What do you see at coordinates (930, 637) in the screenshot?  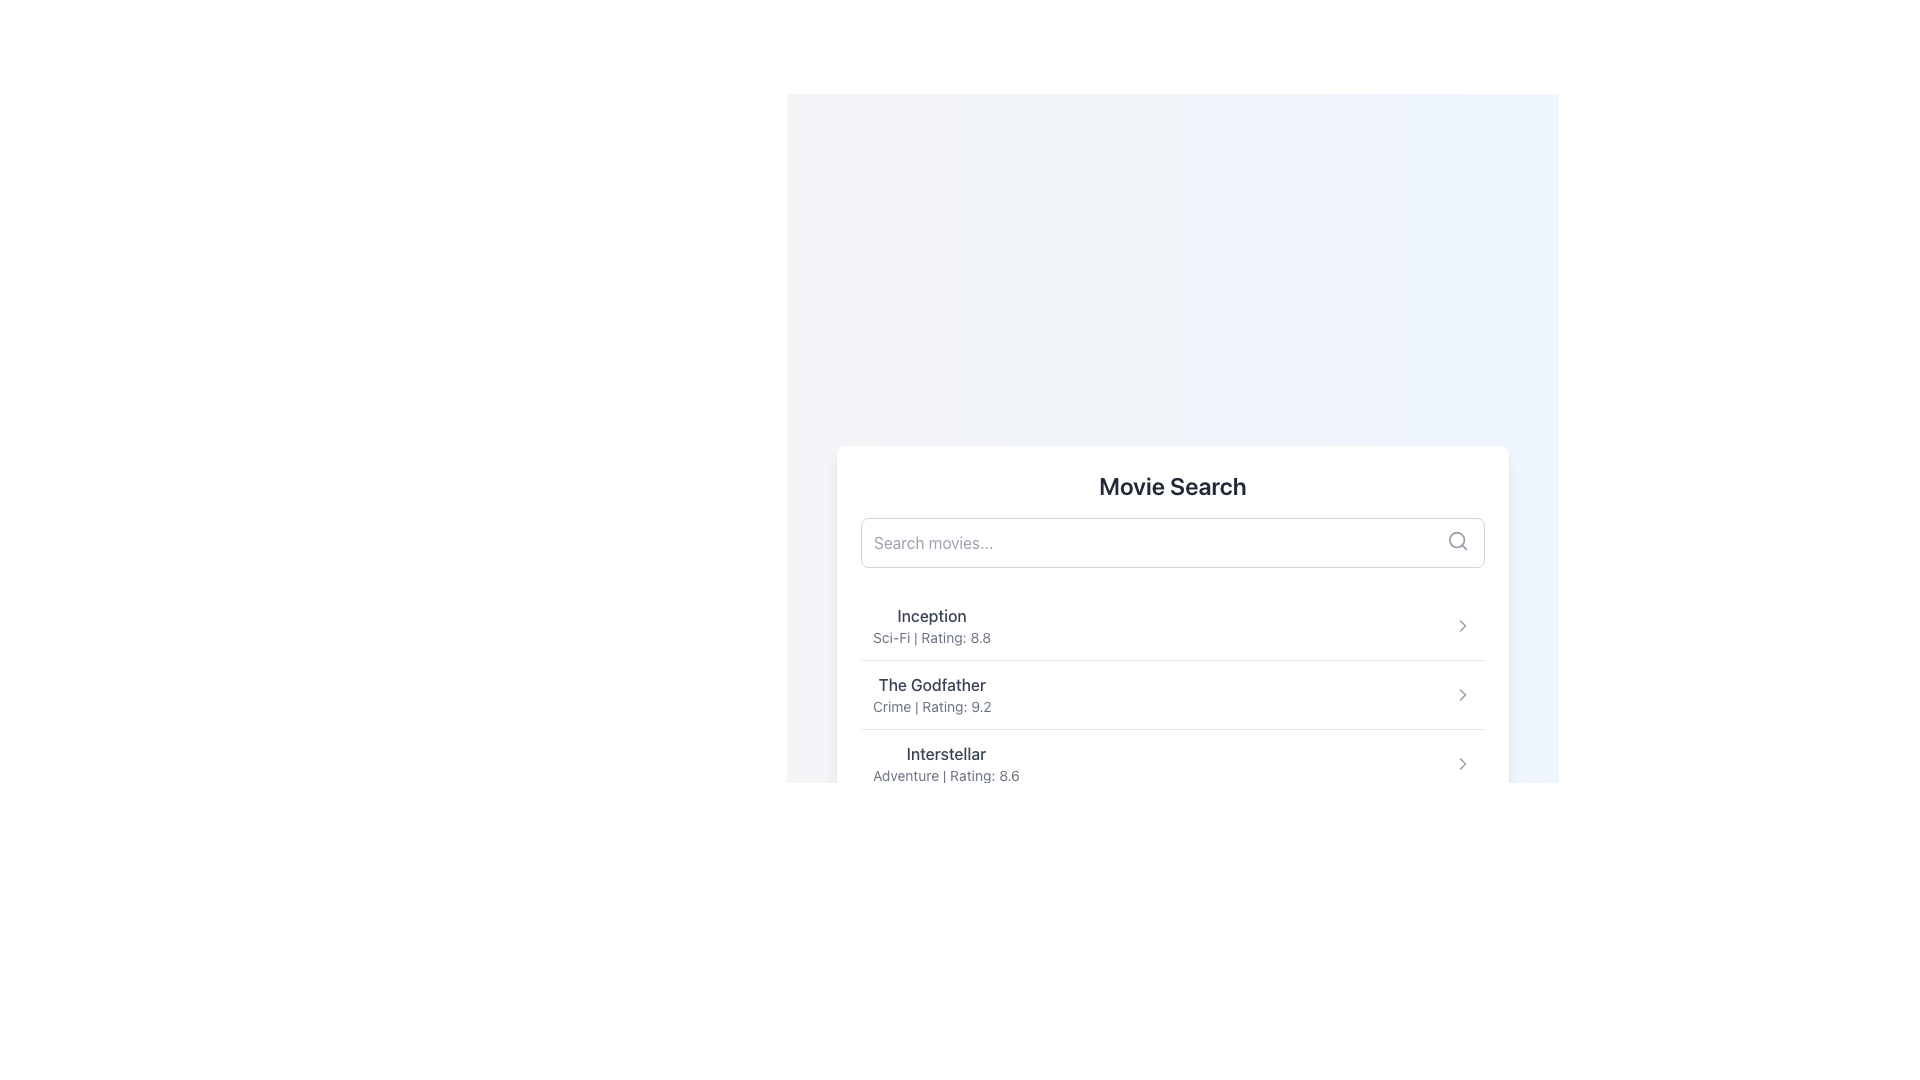 I see `the static text field that provides details about the movie 'Inception', specifically its genre 'Sci-Fi' and rating '8.8', located below the title in the first item of the list` at bounding box center [930, 637].